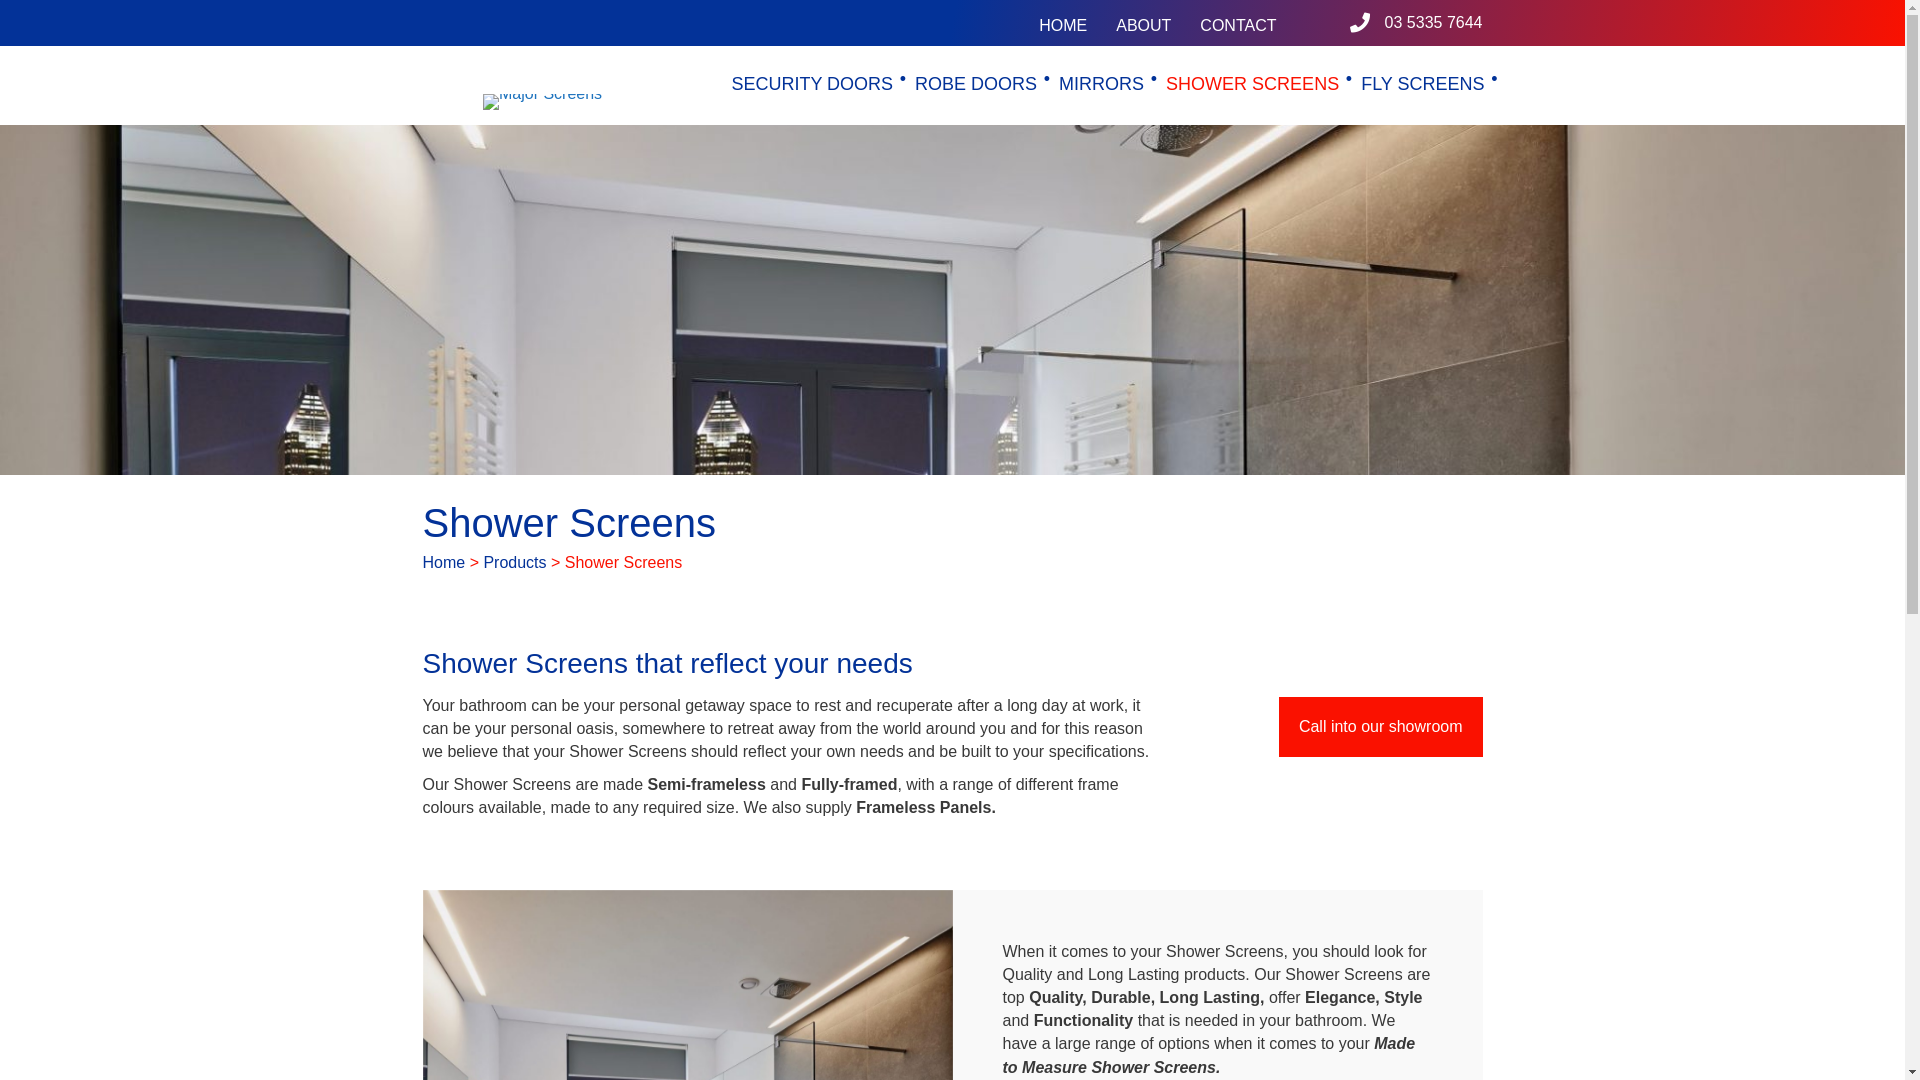 The width and height of the screenshot is (1920, 1080). Describe the element at coordinates (1419, 82) in the screenshot. I see `'FLY SCREENS'` at that location.